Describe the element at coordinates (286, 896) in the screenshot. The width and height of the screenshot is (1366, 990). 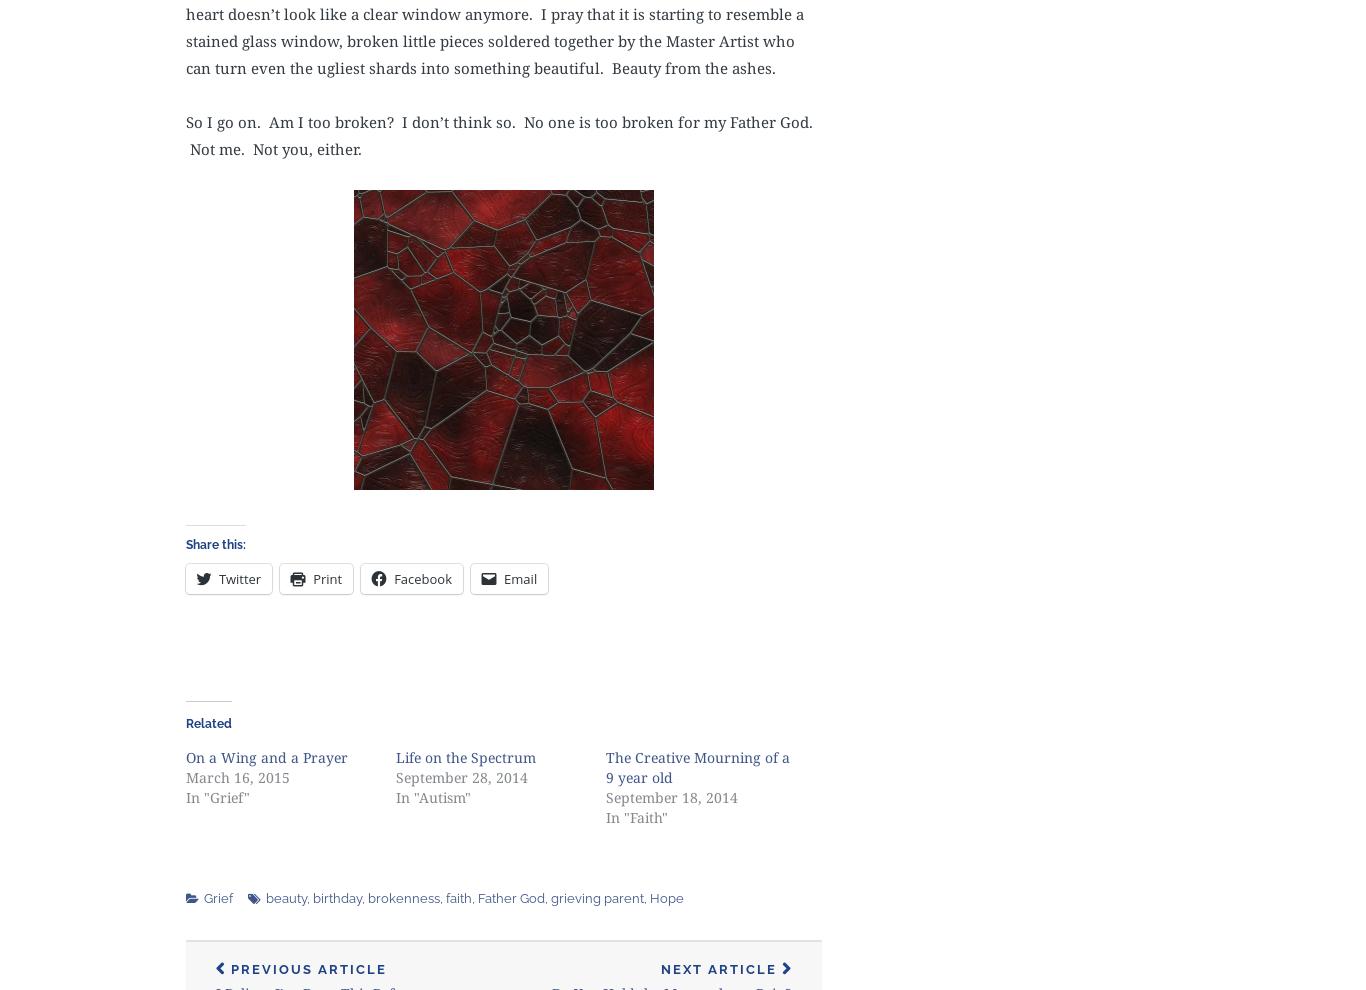
I see `'beauty'` at that location.